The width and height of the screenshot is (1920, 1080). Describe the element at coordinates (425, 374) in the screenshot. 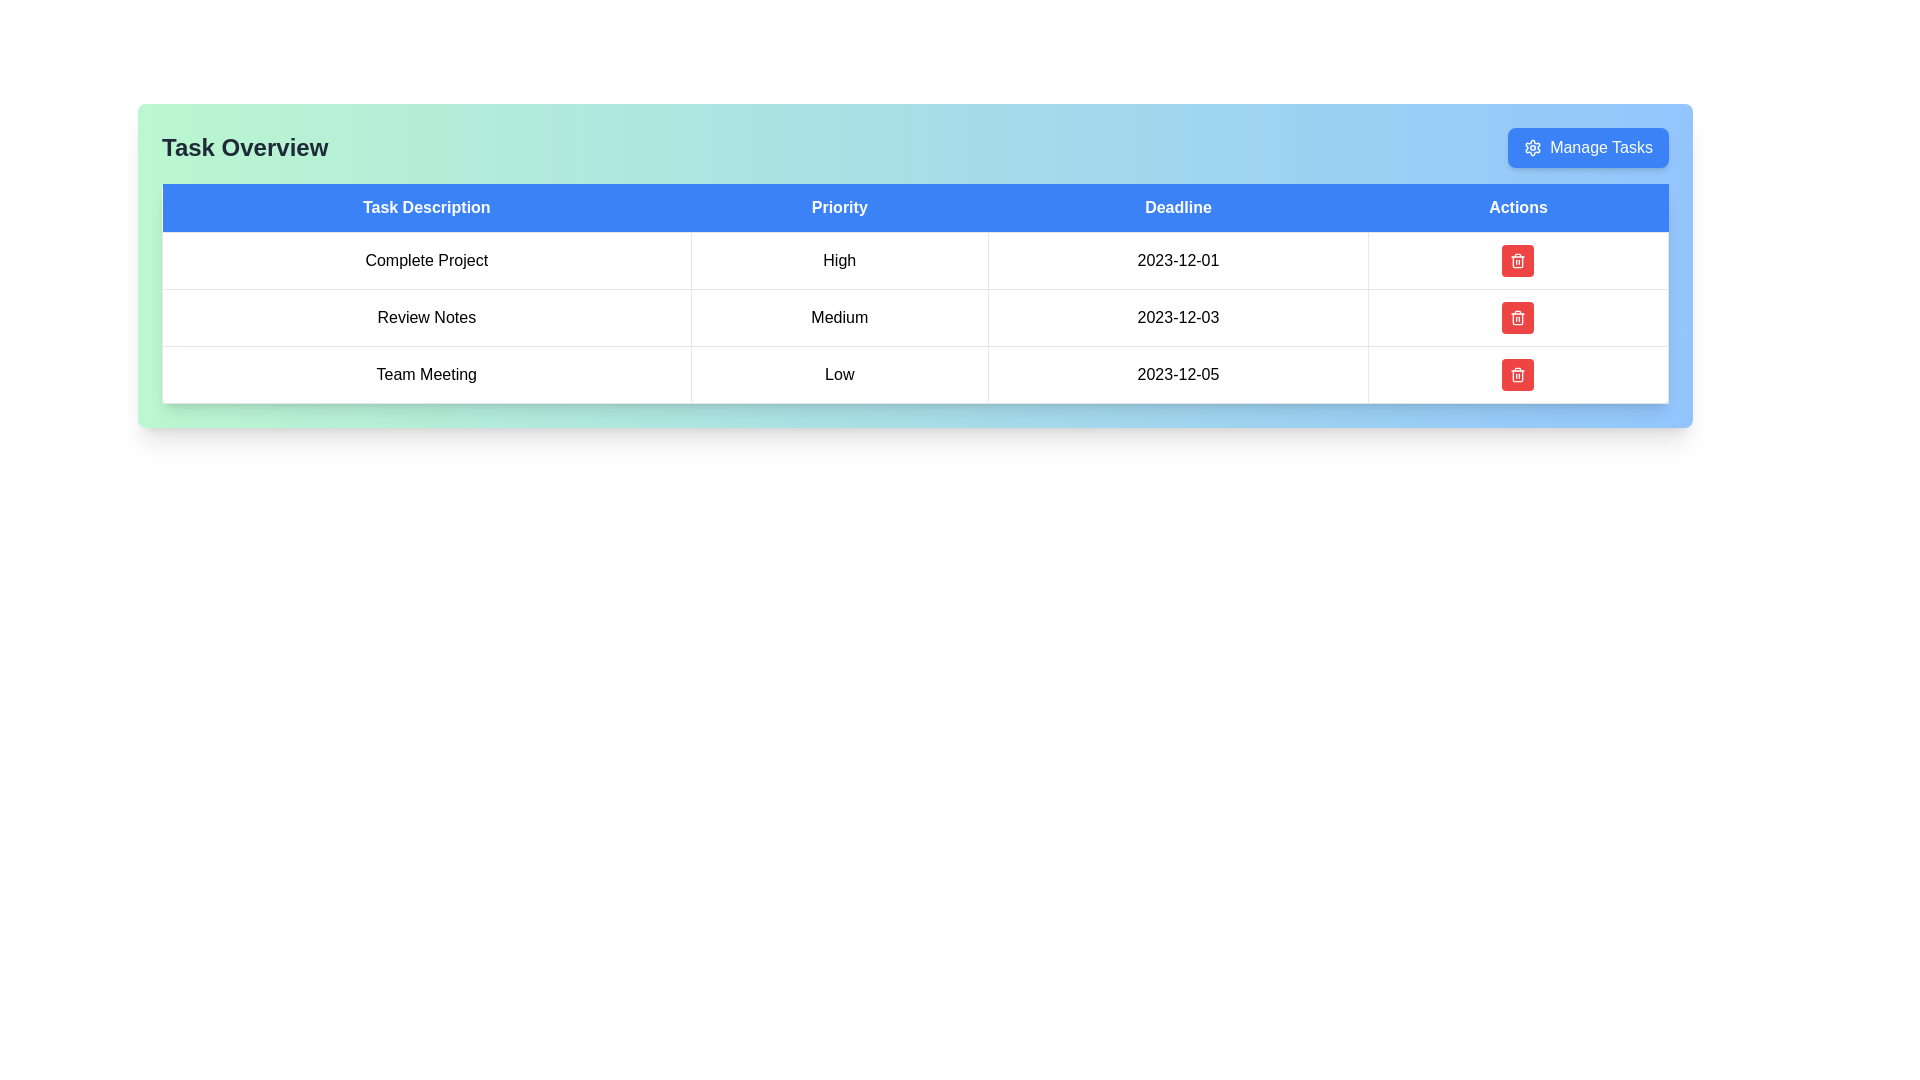

I see `the Text label in the 'Task Description' column, which is the third entry in the table providing information about the task` at that location.